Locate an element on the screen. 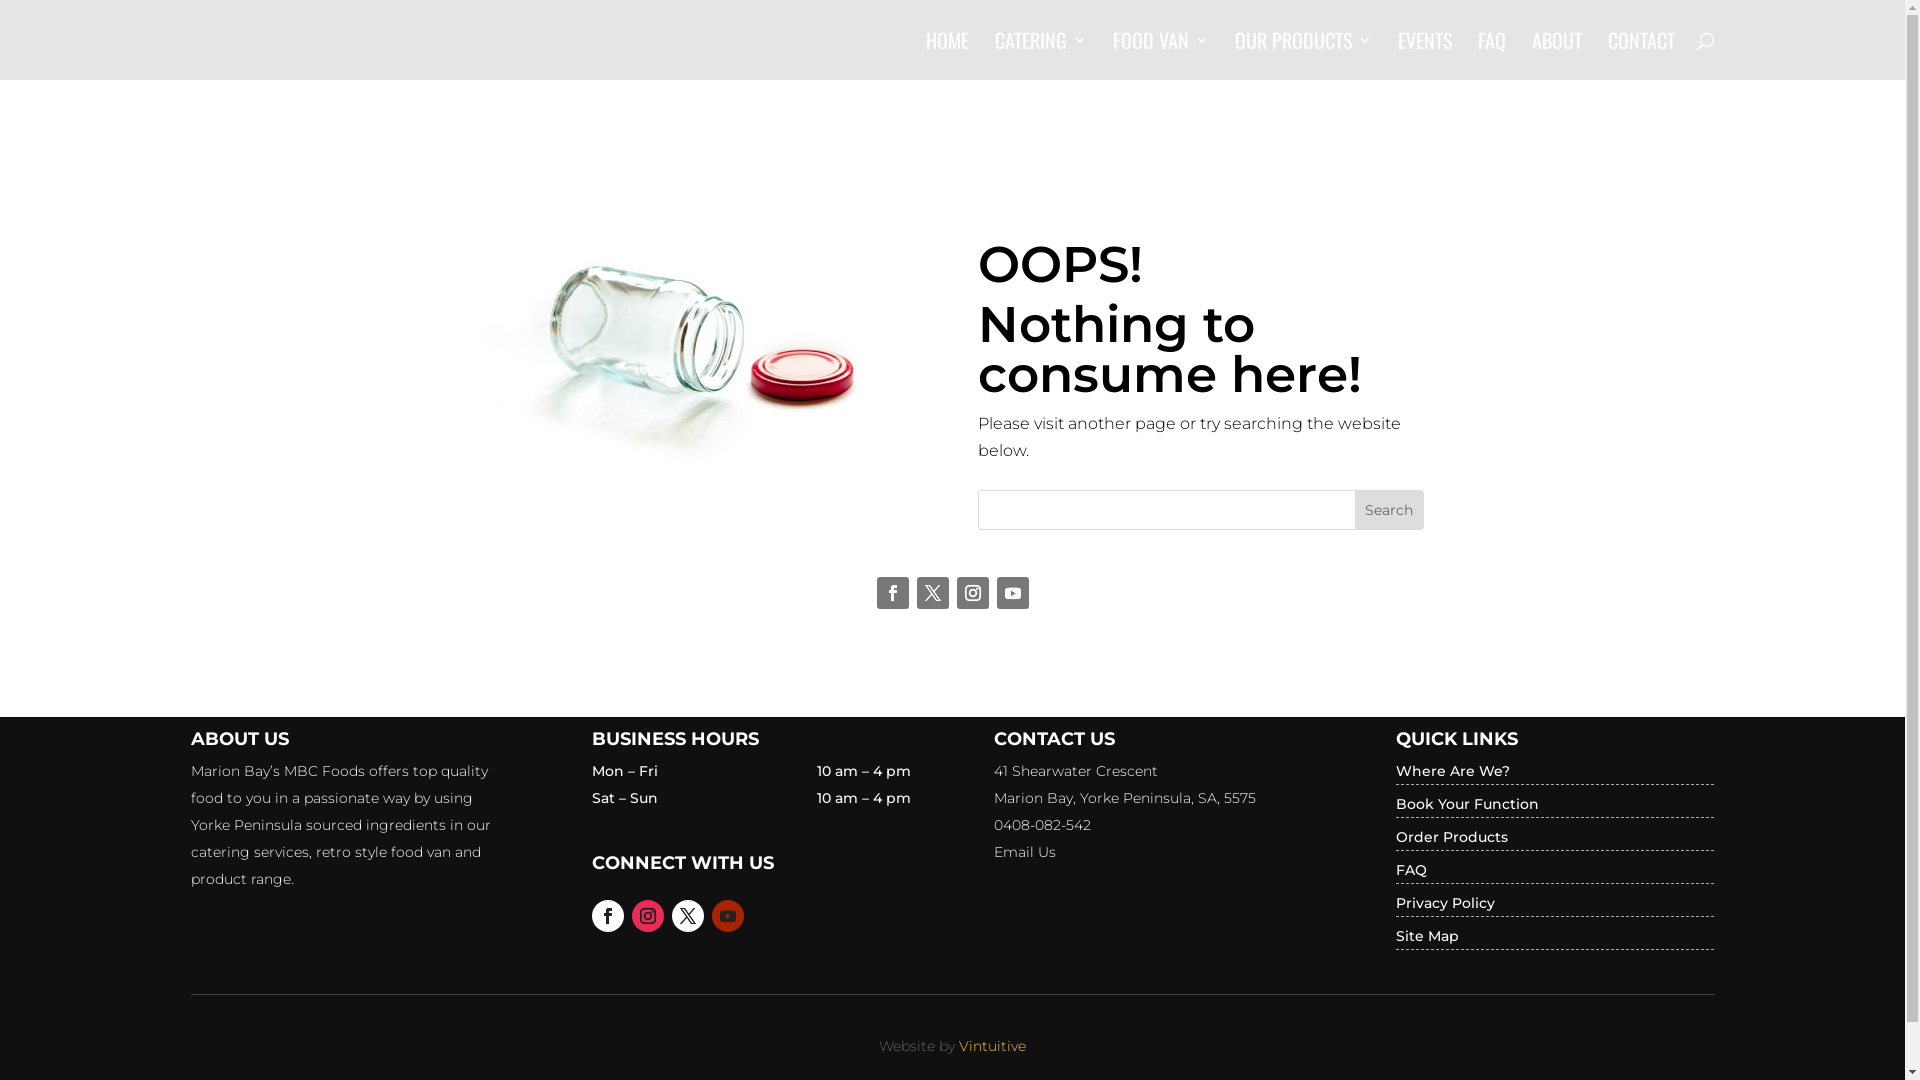 The height and width of the screenshot is (1080, 1920). 'Follow on Youtube' is located at coordinates (1012, 592).